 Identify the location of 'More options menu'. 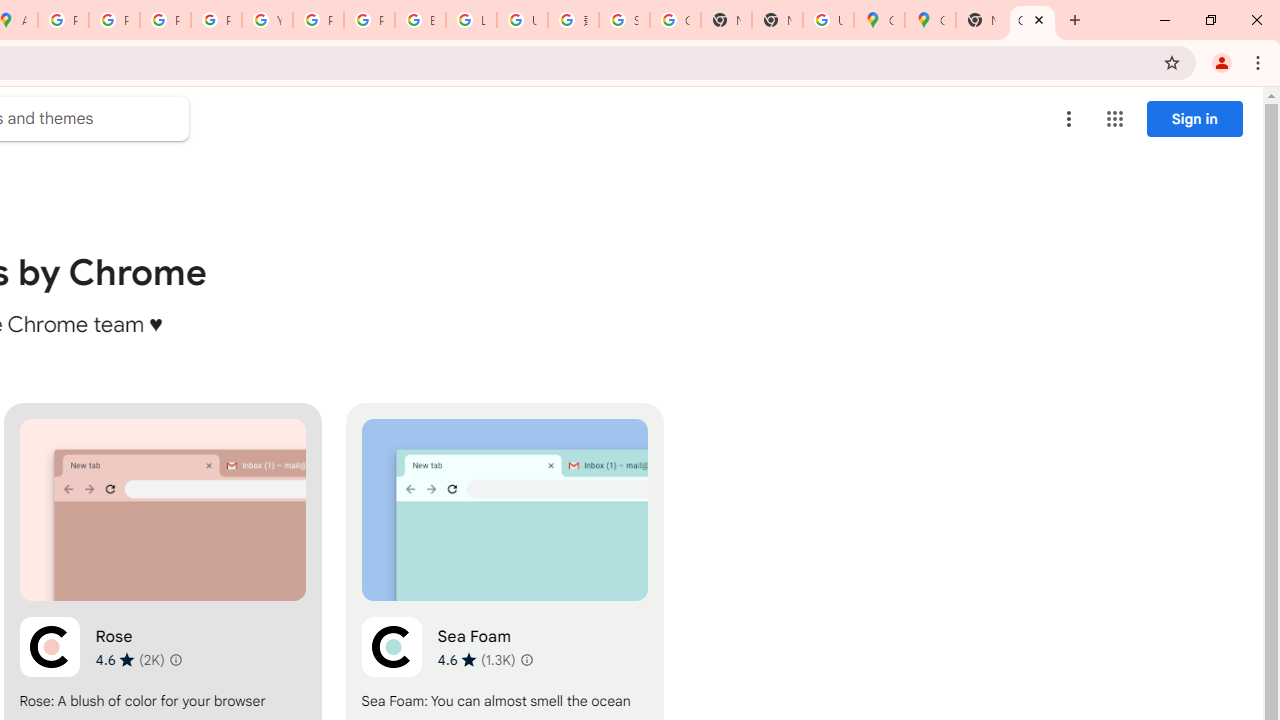
(1068, 119).